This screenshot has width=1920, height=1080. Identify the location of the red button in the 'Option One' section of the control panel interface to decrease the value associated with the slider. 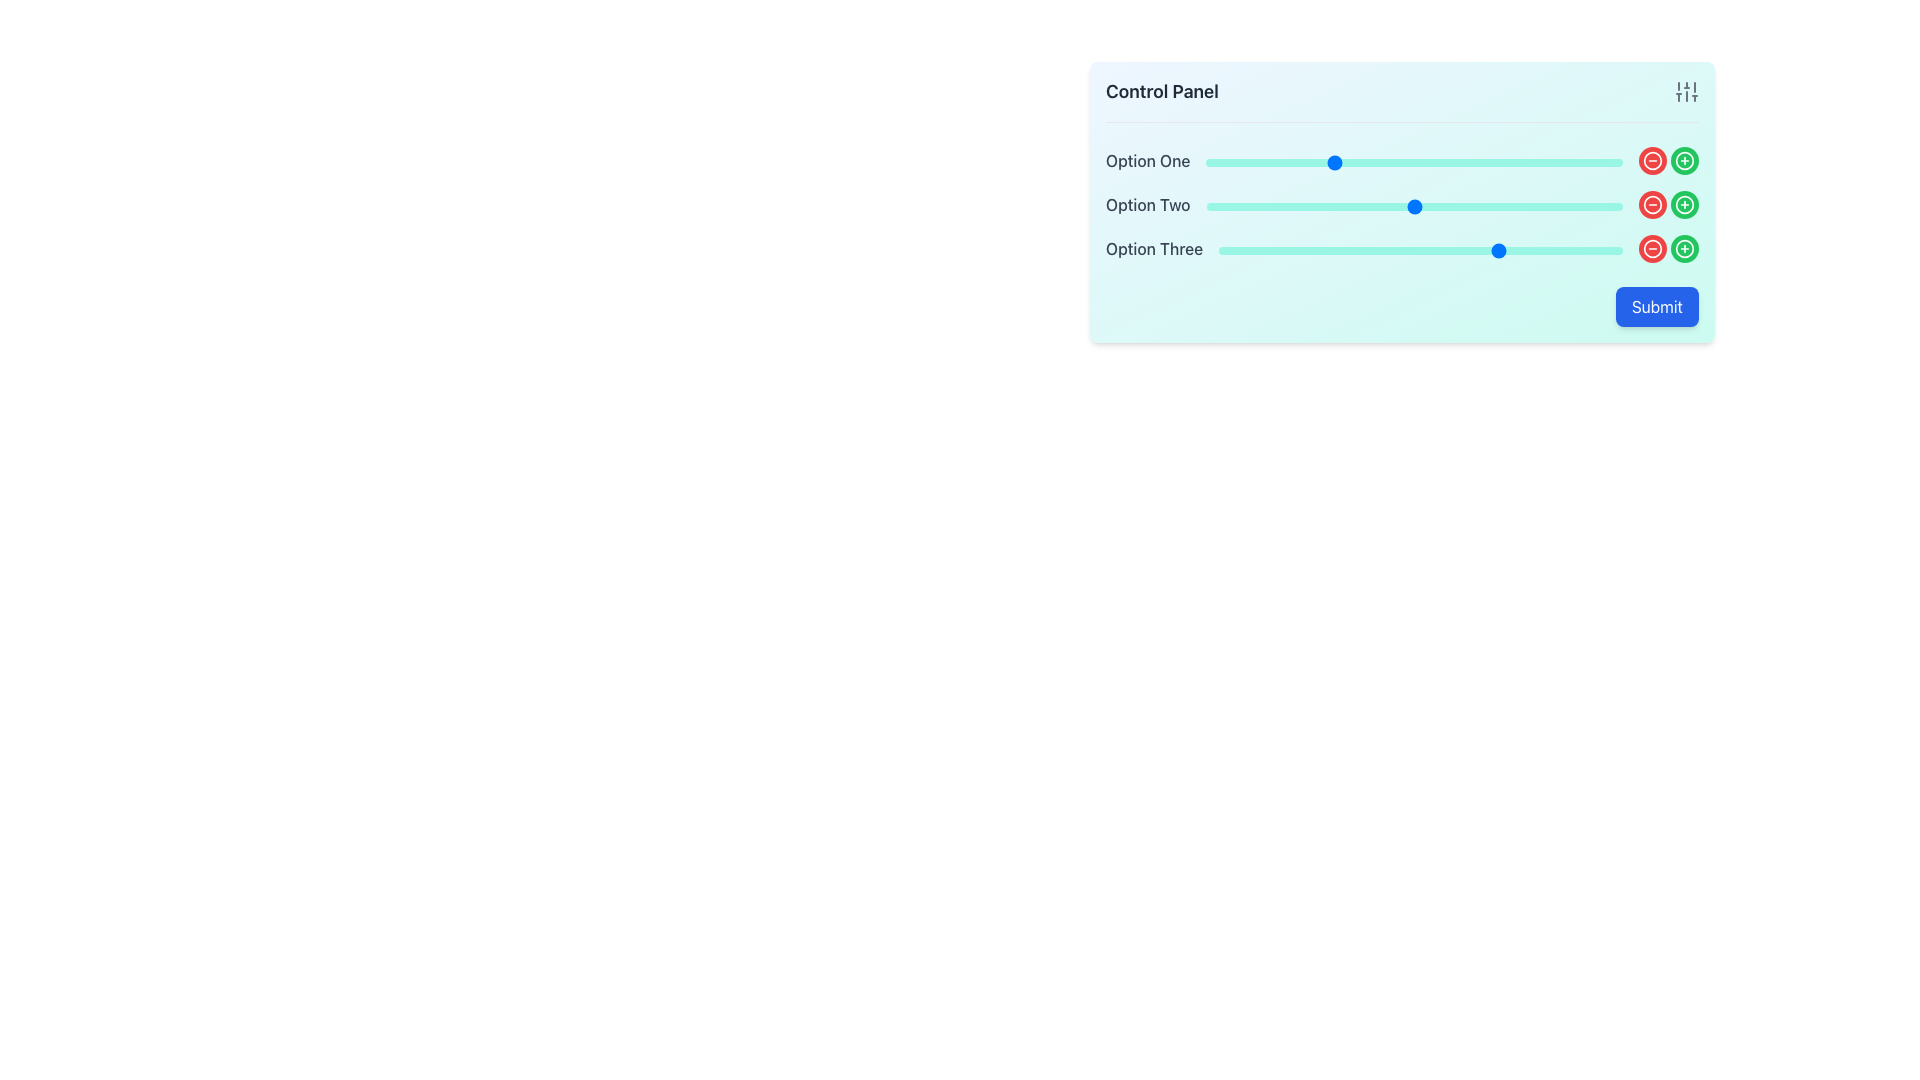
(1669, 160).